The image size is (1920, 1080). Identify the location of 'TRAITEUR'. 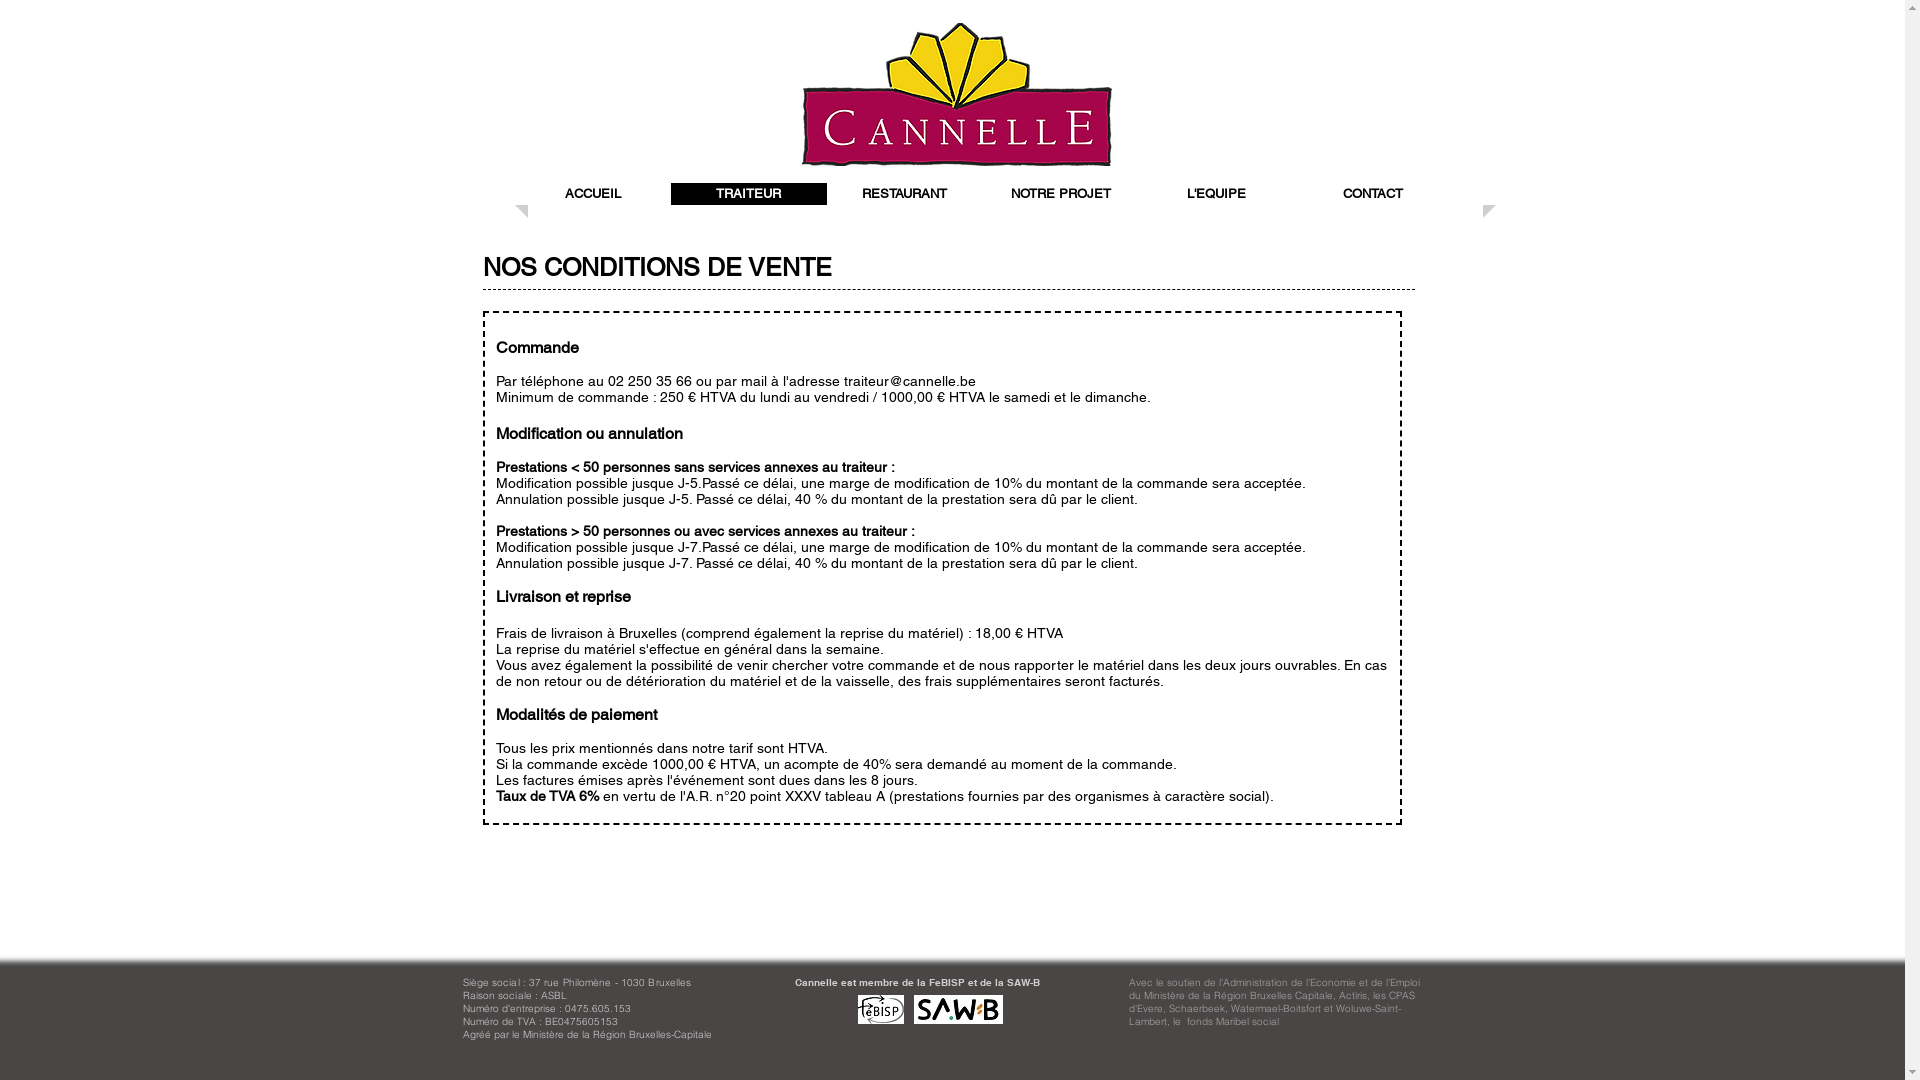
(747, 193).